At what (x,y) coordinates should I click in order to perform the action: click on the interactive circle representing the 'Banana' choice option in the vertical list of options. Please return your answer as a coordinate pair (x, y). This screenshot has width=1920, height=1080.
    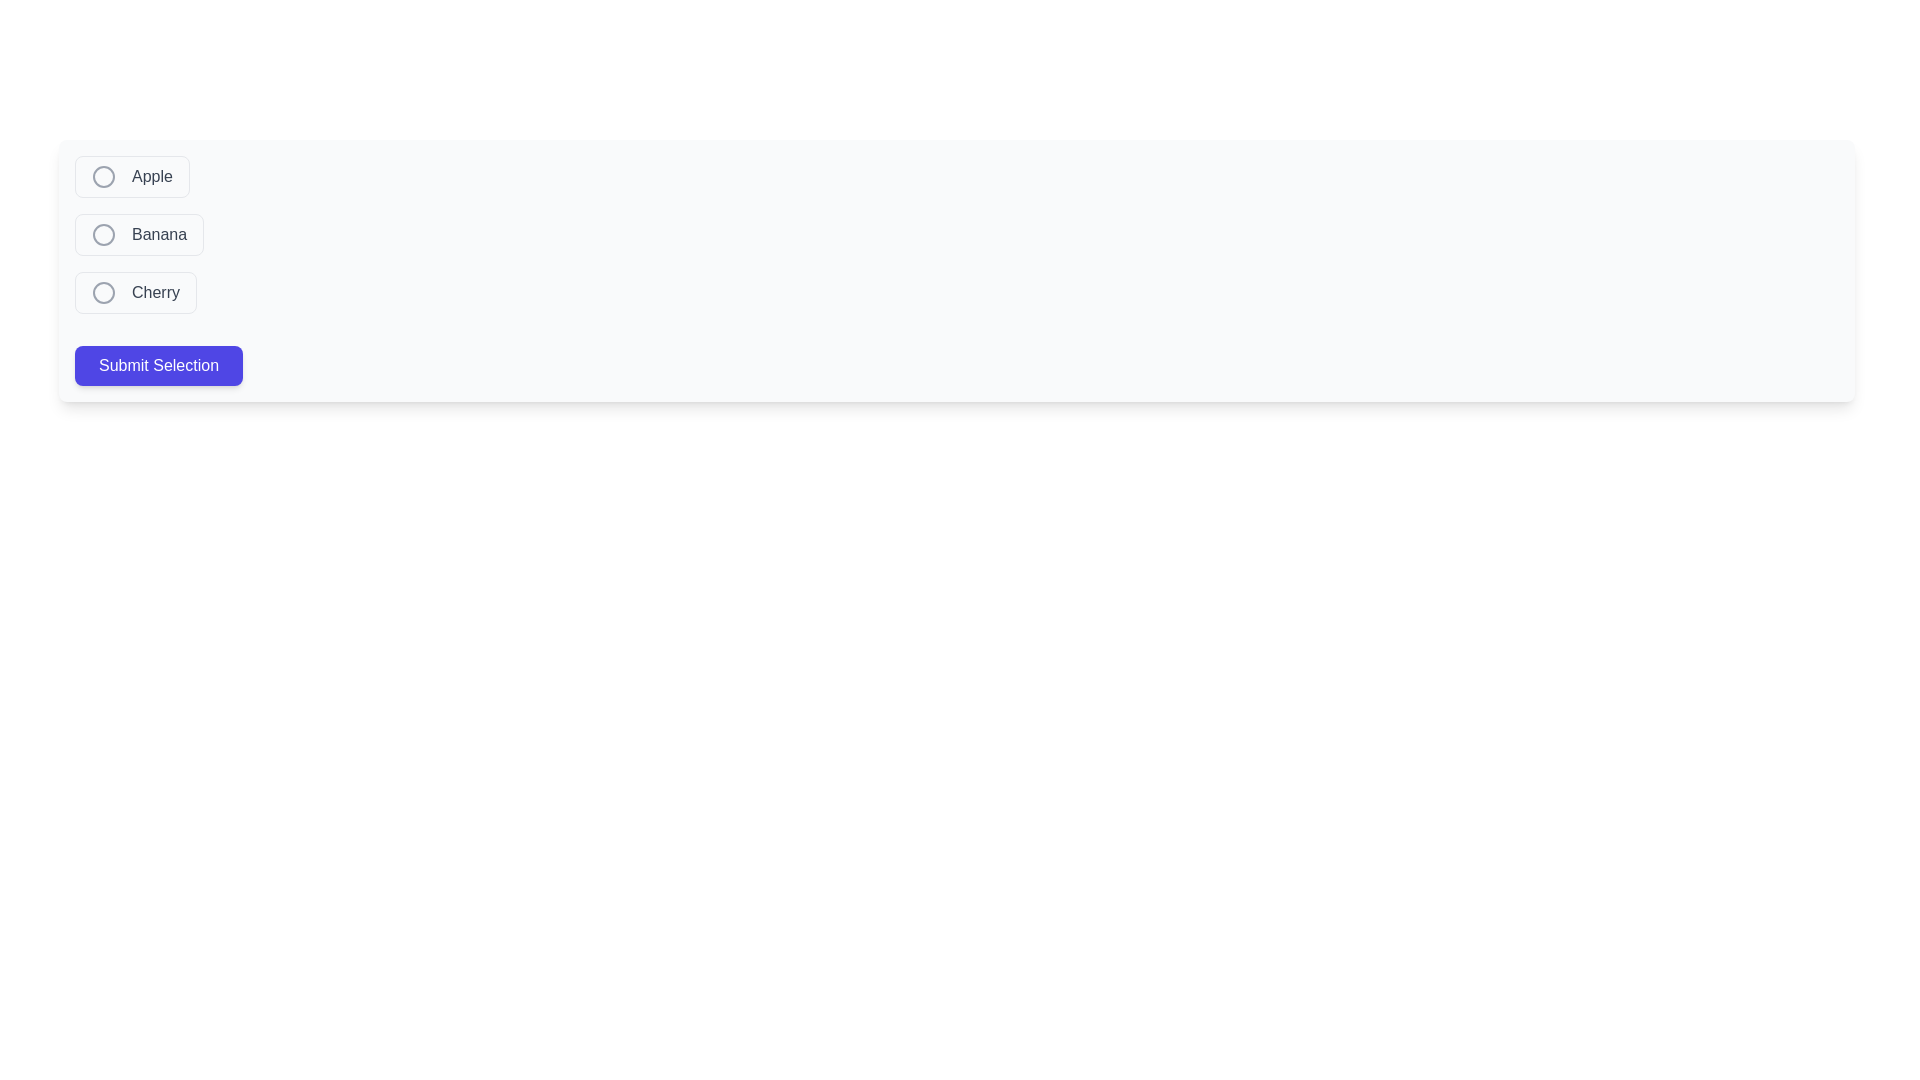
    Looking at the image, I should click on (103, 234).